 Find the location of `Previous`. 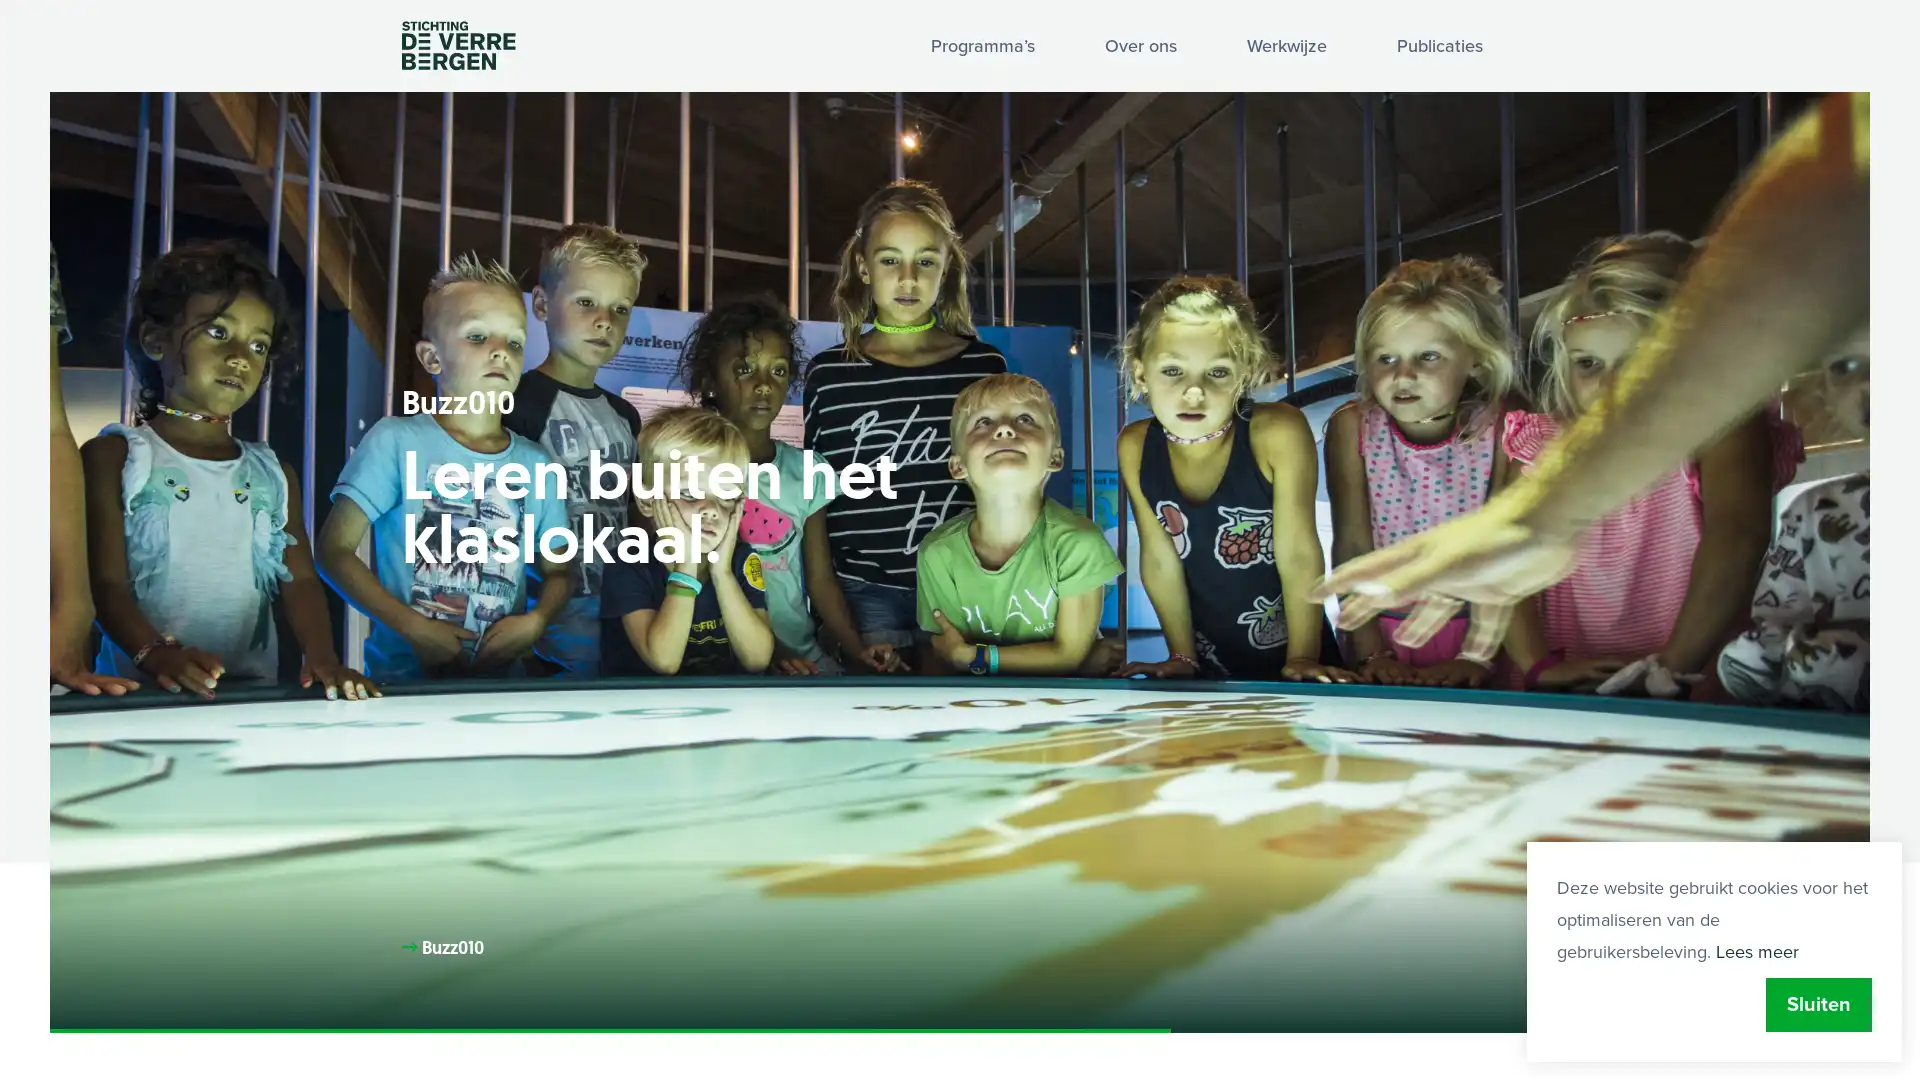

Previous is located at coordinates (1688, 981).